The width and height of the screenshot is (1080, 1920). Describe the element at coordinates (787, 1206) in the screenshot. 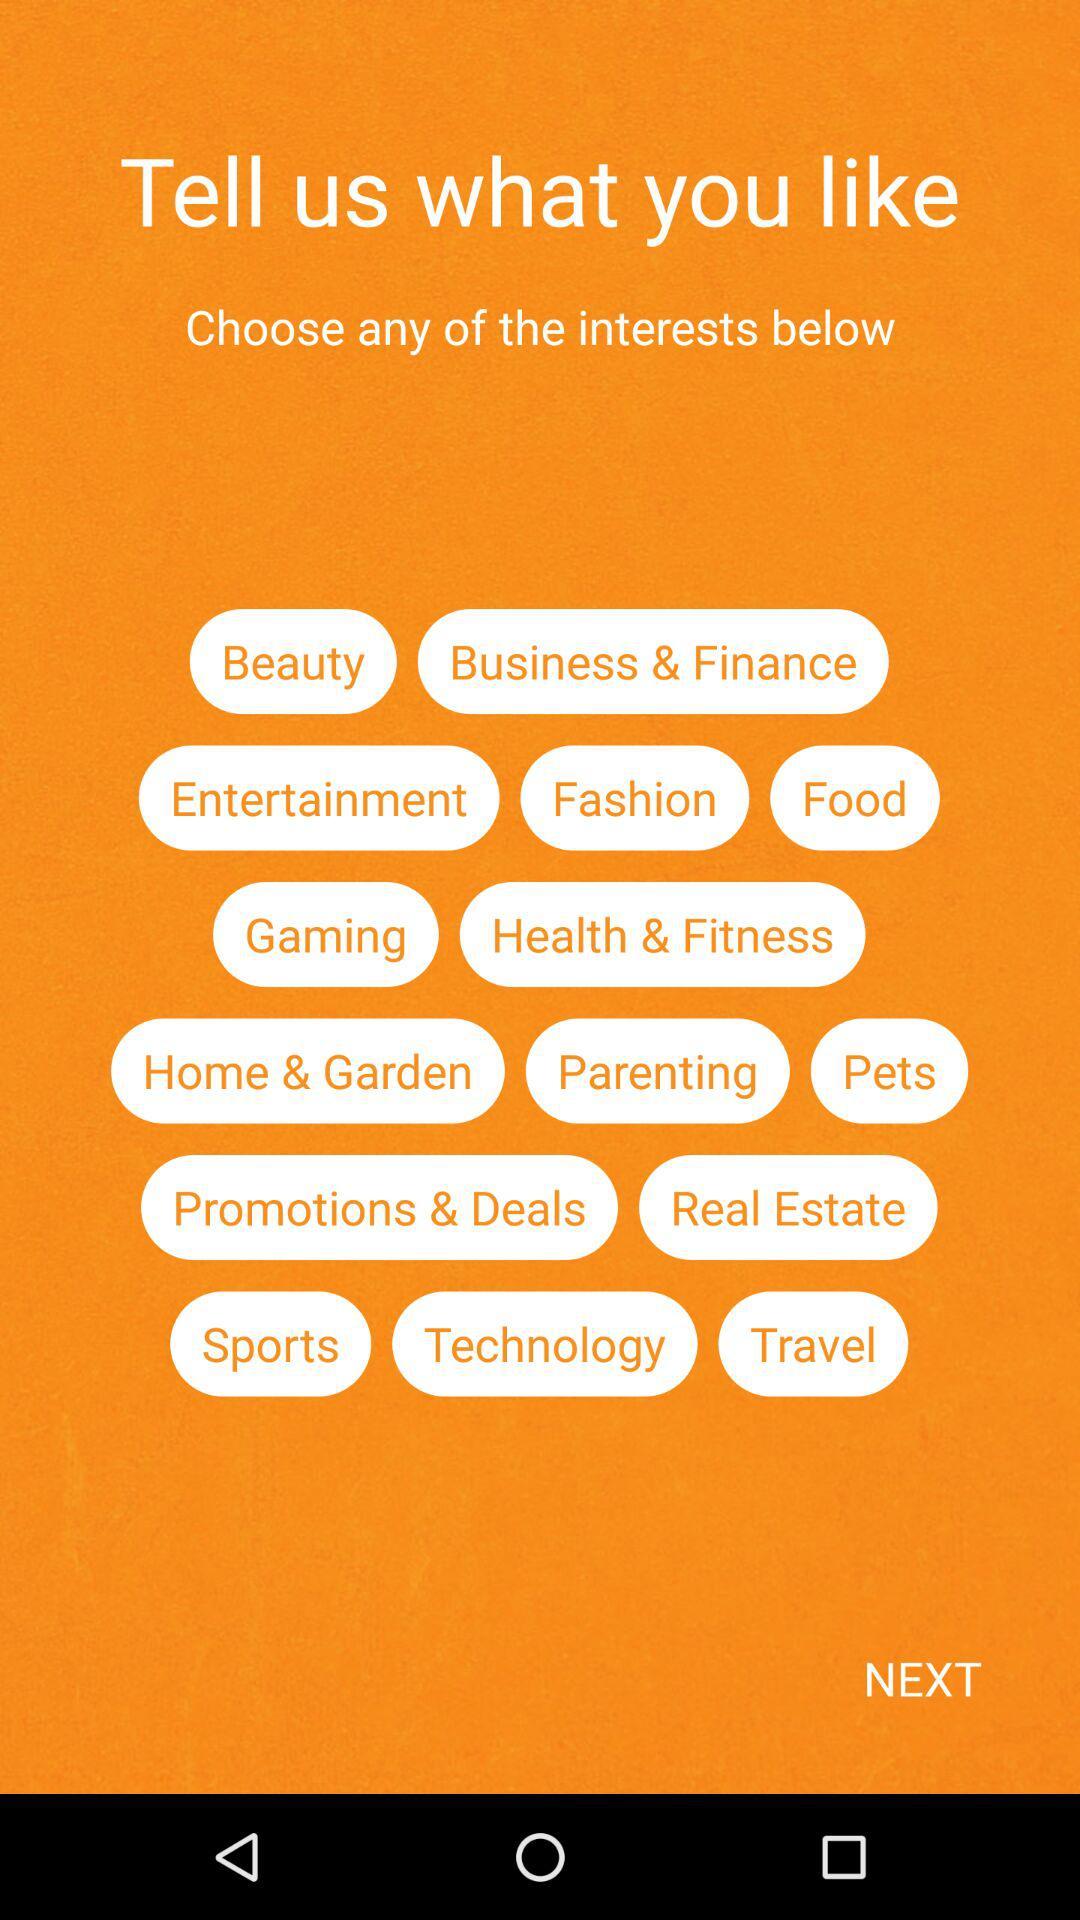

I see `the real estate item` at that location.